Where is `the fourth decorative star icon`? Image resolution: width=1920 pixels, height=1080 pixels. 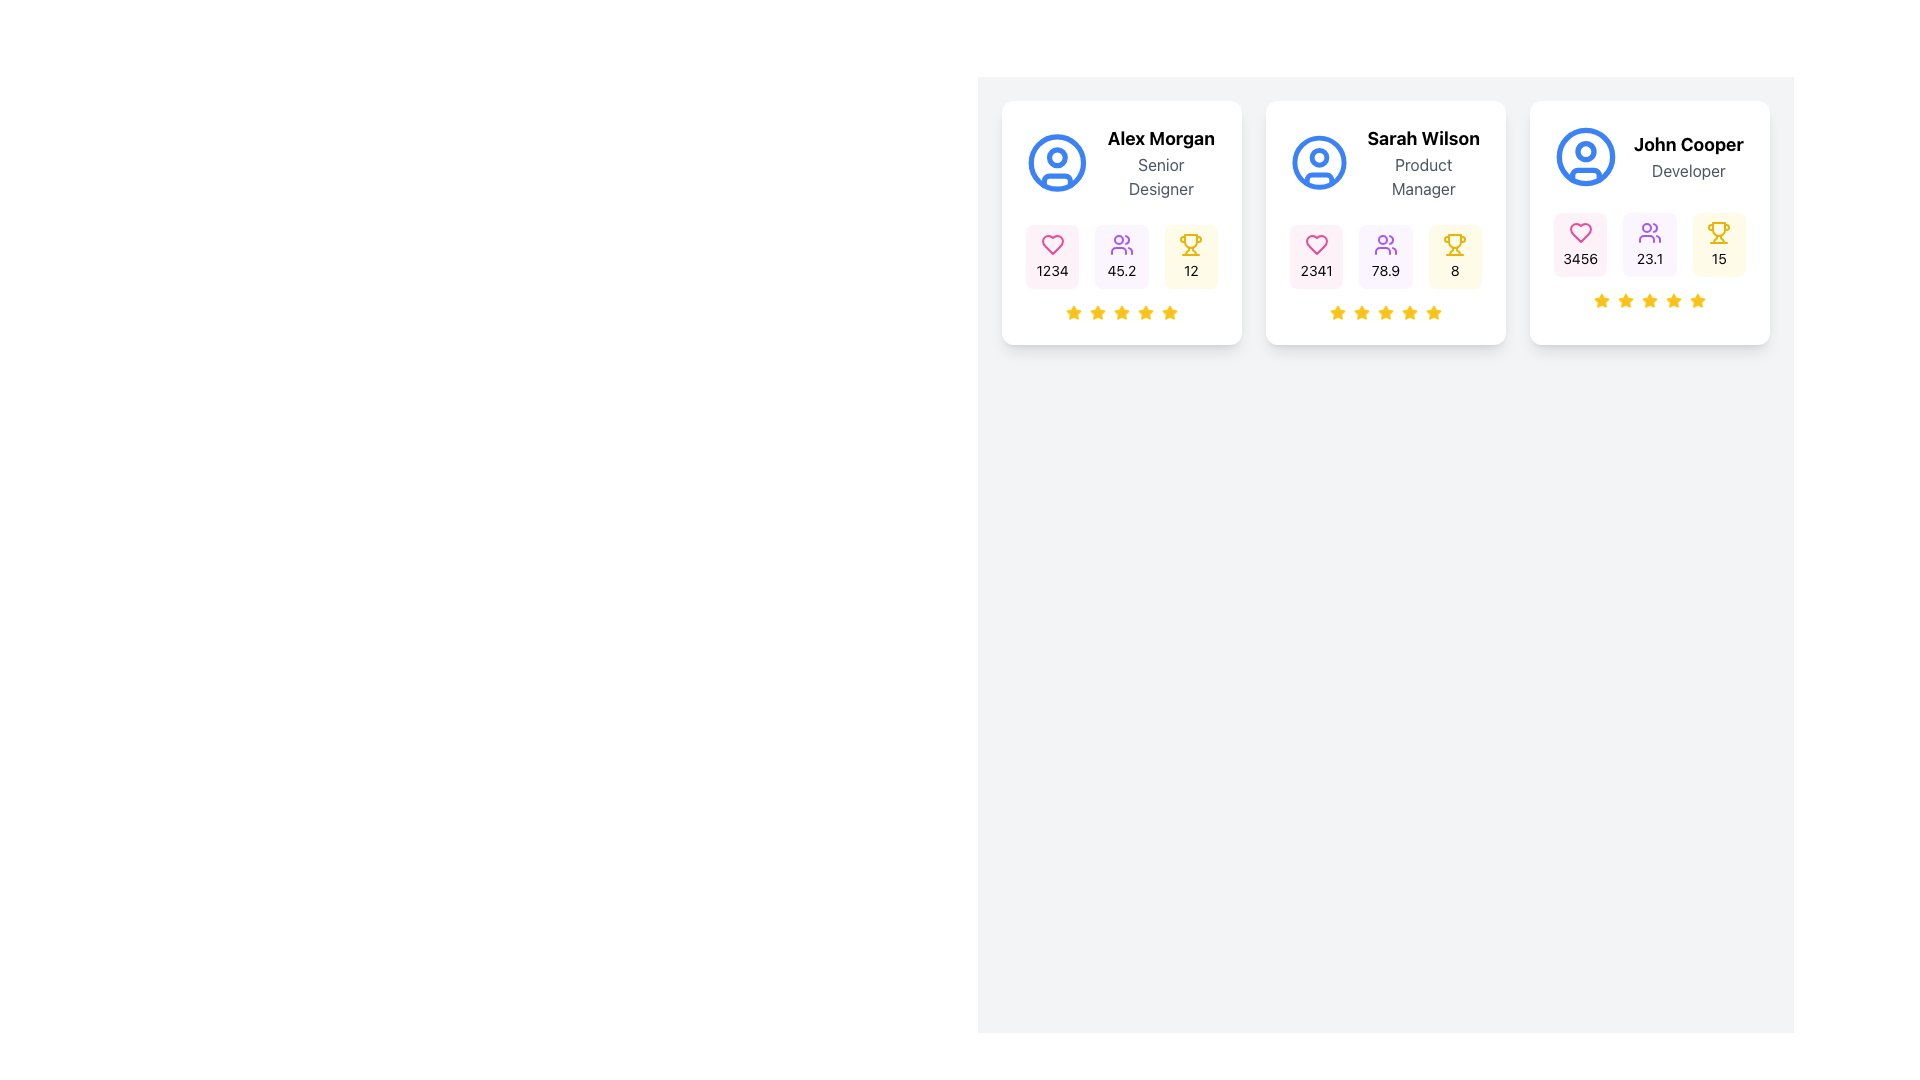
the fourth decorative star icon is located at coordinates (1385, 312).